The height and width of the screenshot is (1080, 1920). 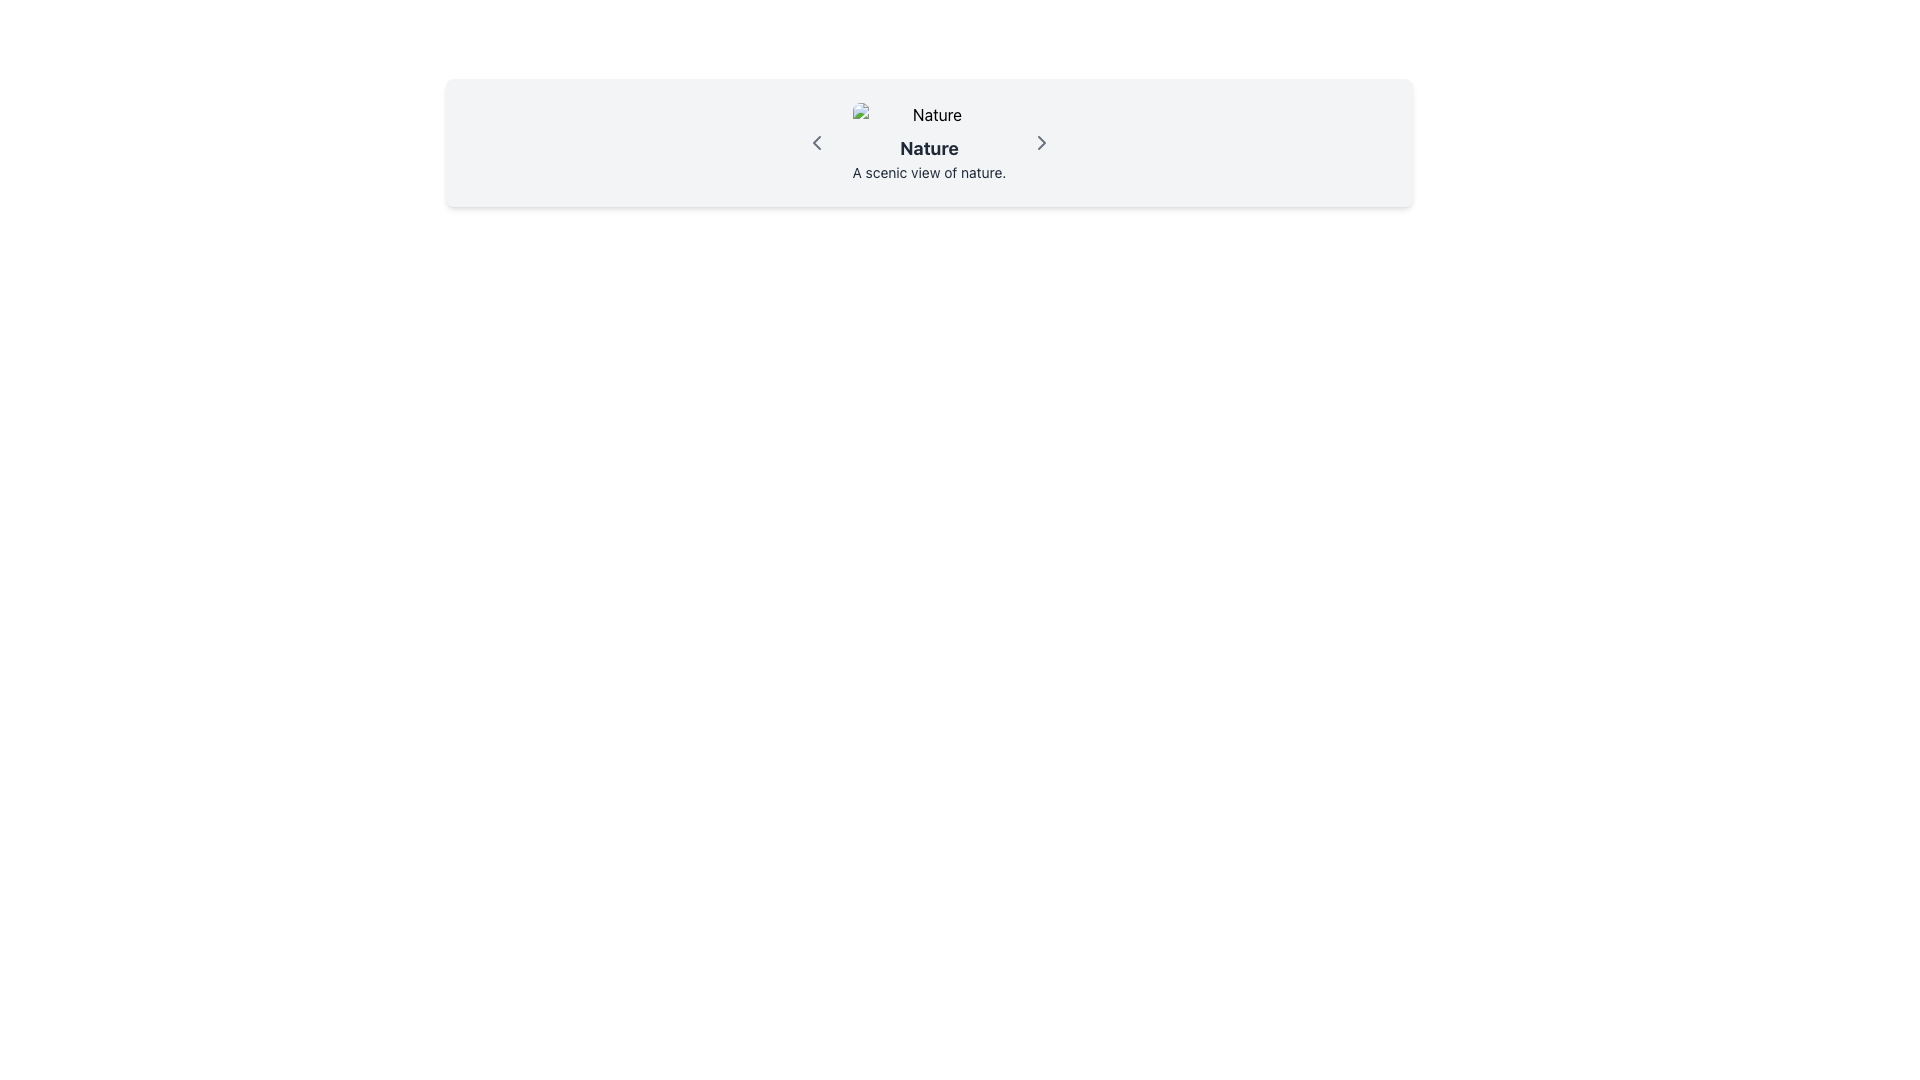 What do you see at coordinates (928, 157) in the screenshot?
I see `the text block displaying 'Nature' with a light gray background, which contains a bold first line and a smaller second line` at bounding box center [928, 157].